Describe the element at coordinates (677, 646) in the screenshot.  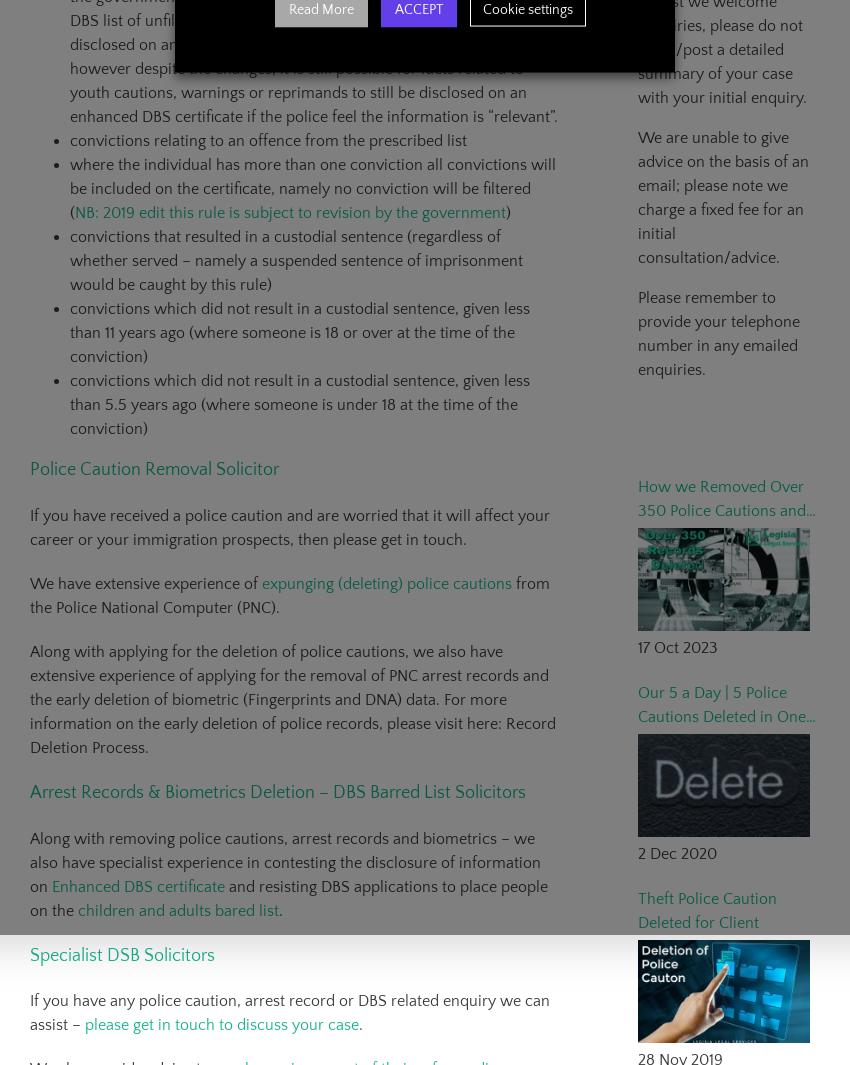
I see `'17 Oct 2023'` at that location.